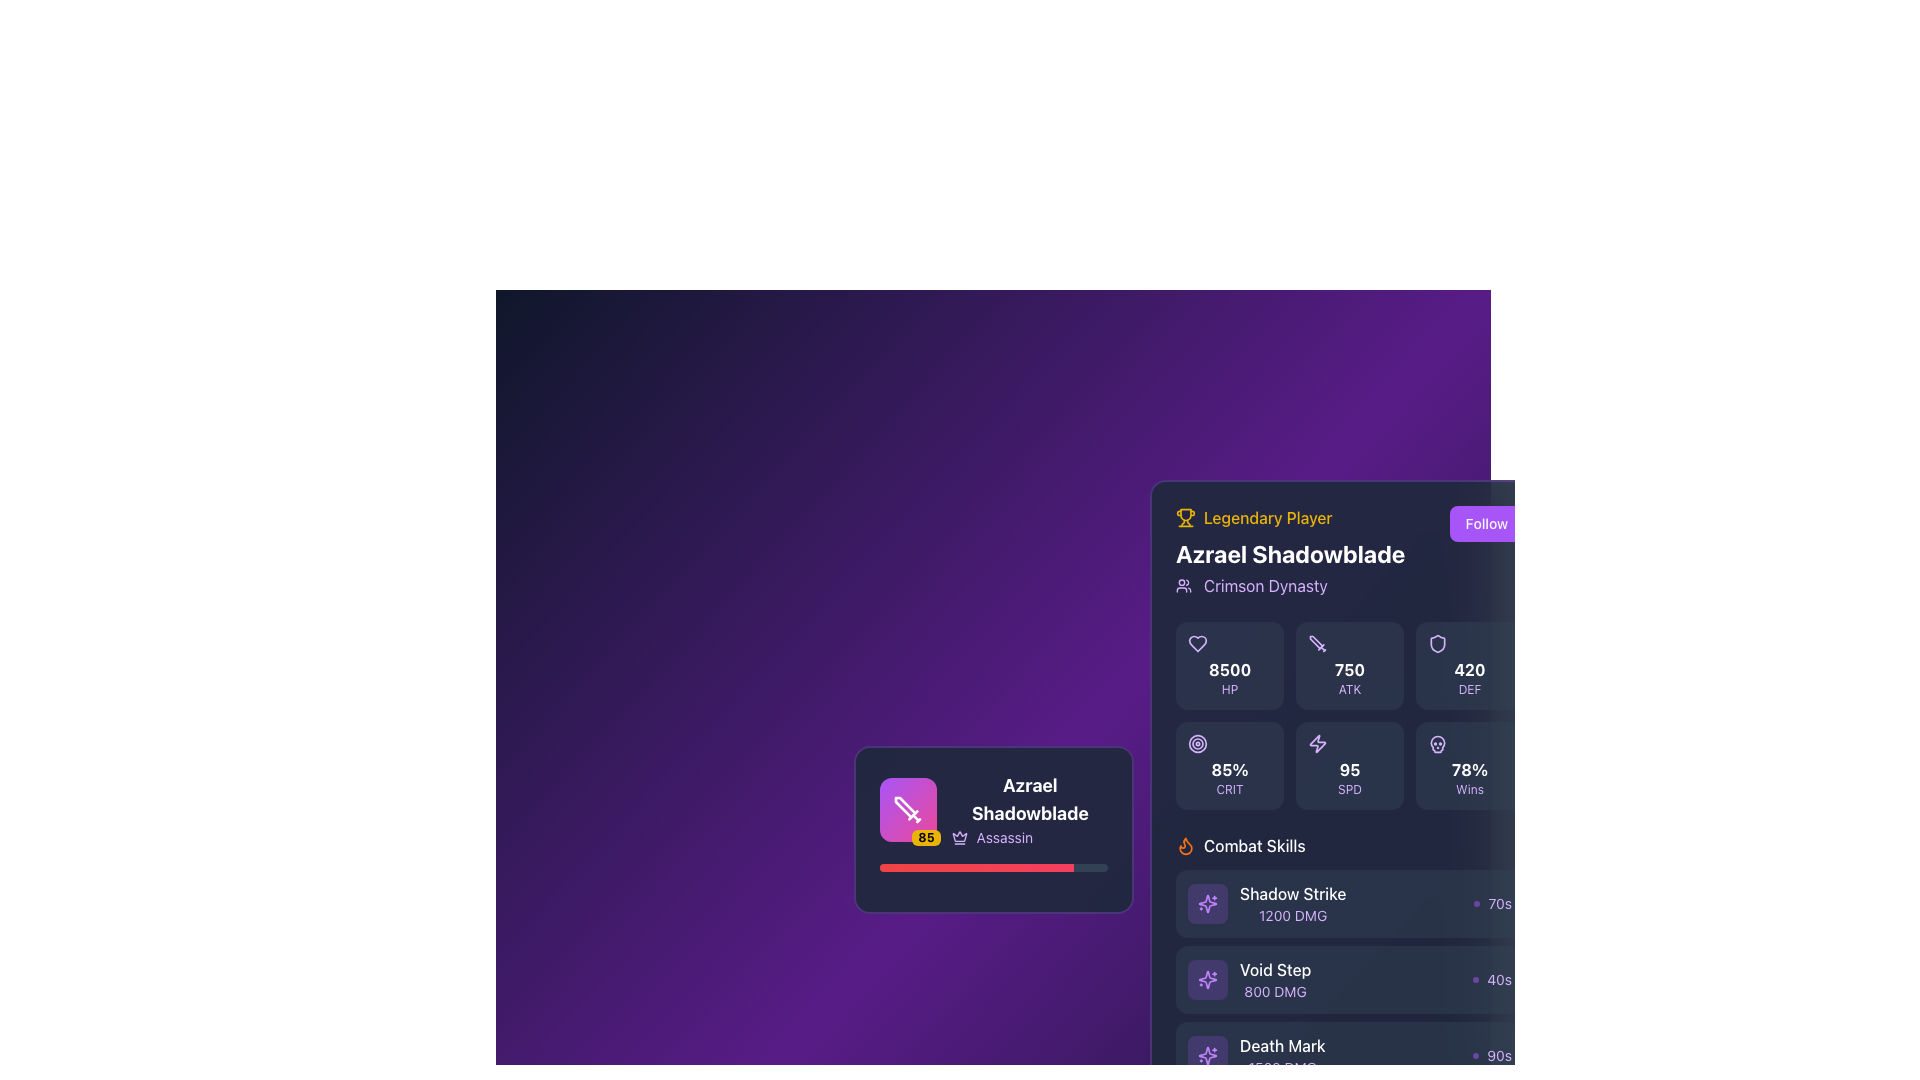 This screenshot has width=1920, height=1080. What do you see at coordinates (1282, 1055) in the screenshot?
I see `text displayed in the 'Death Mark' skill text block, which shows the name and damage value of the skill, located below 'Void Step' in the combat skills list` at bounding box center [1282, 1055].